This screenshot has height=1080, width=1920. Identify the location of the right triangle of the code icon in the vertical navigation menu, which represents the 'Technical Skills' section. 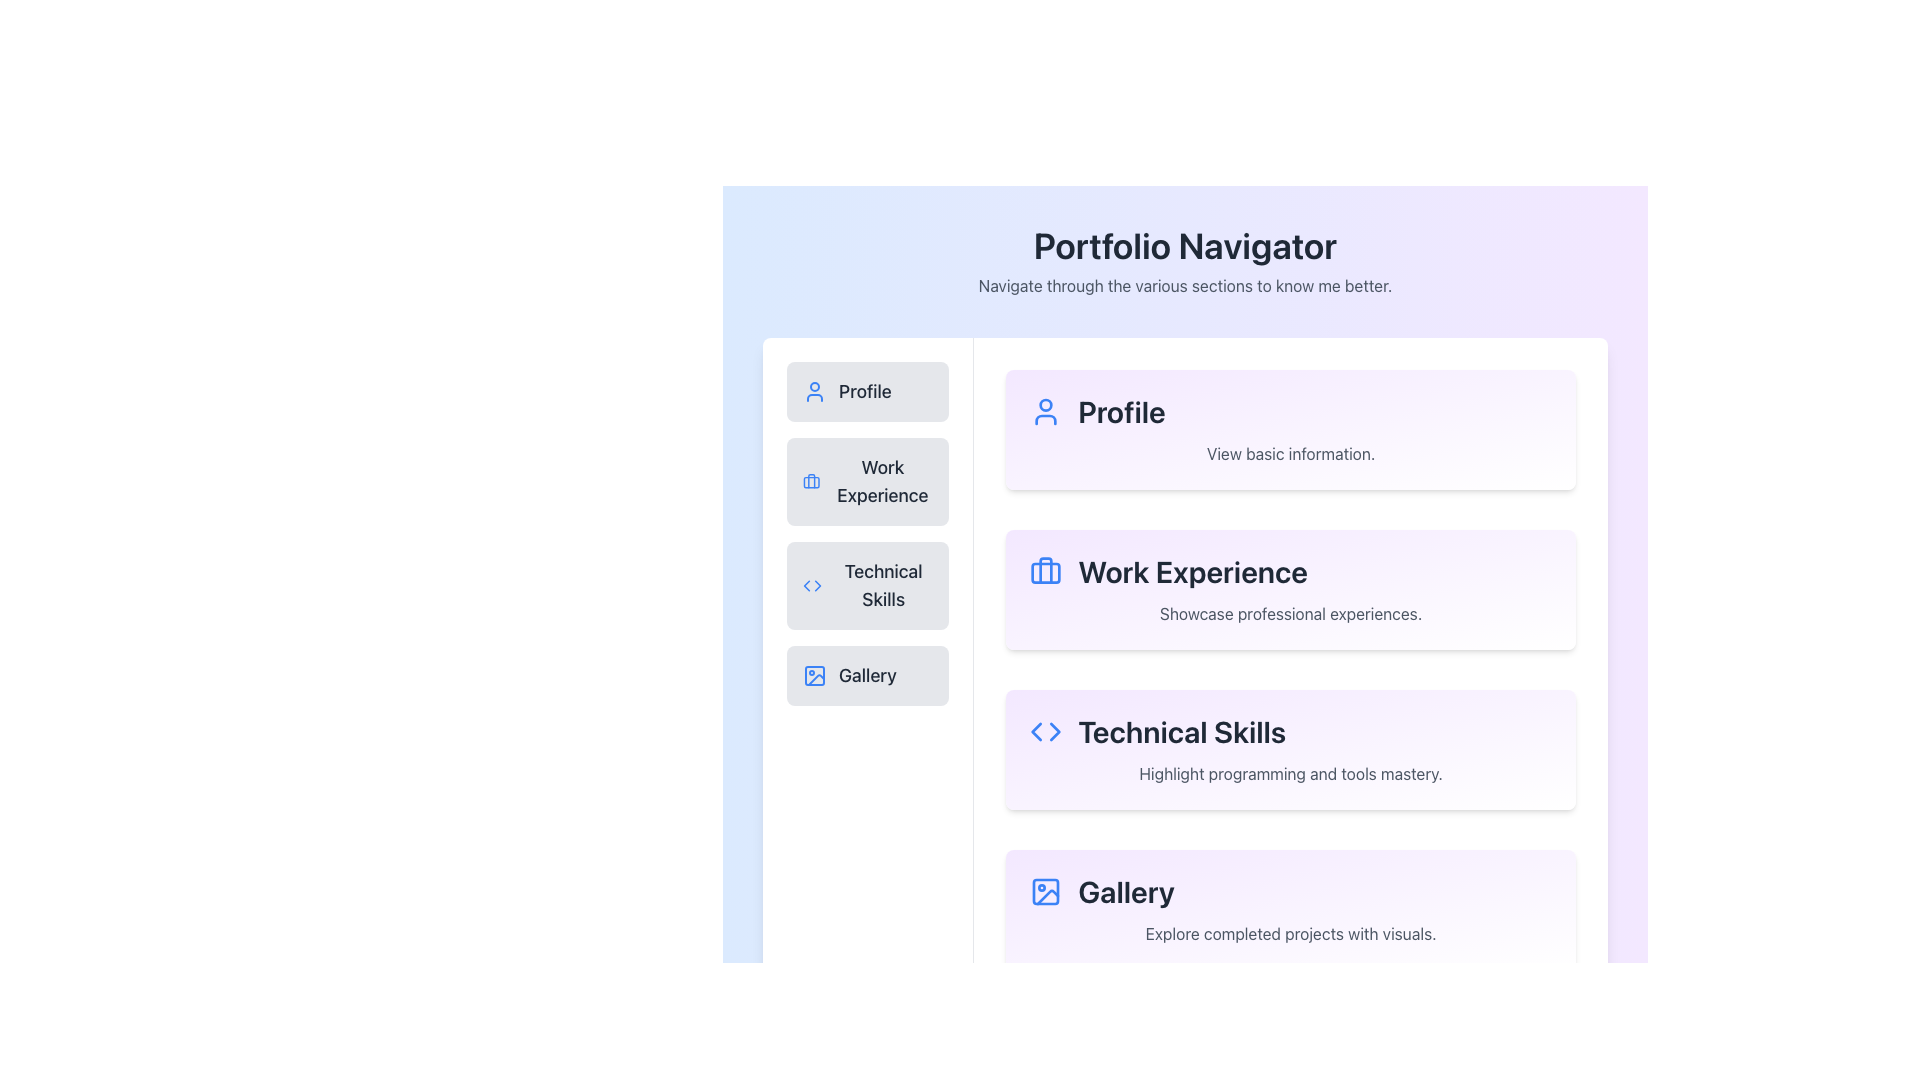
(818, 585).